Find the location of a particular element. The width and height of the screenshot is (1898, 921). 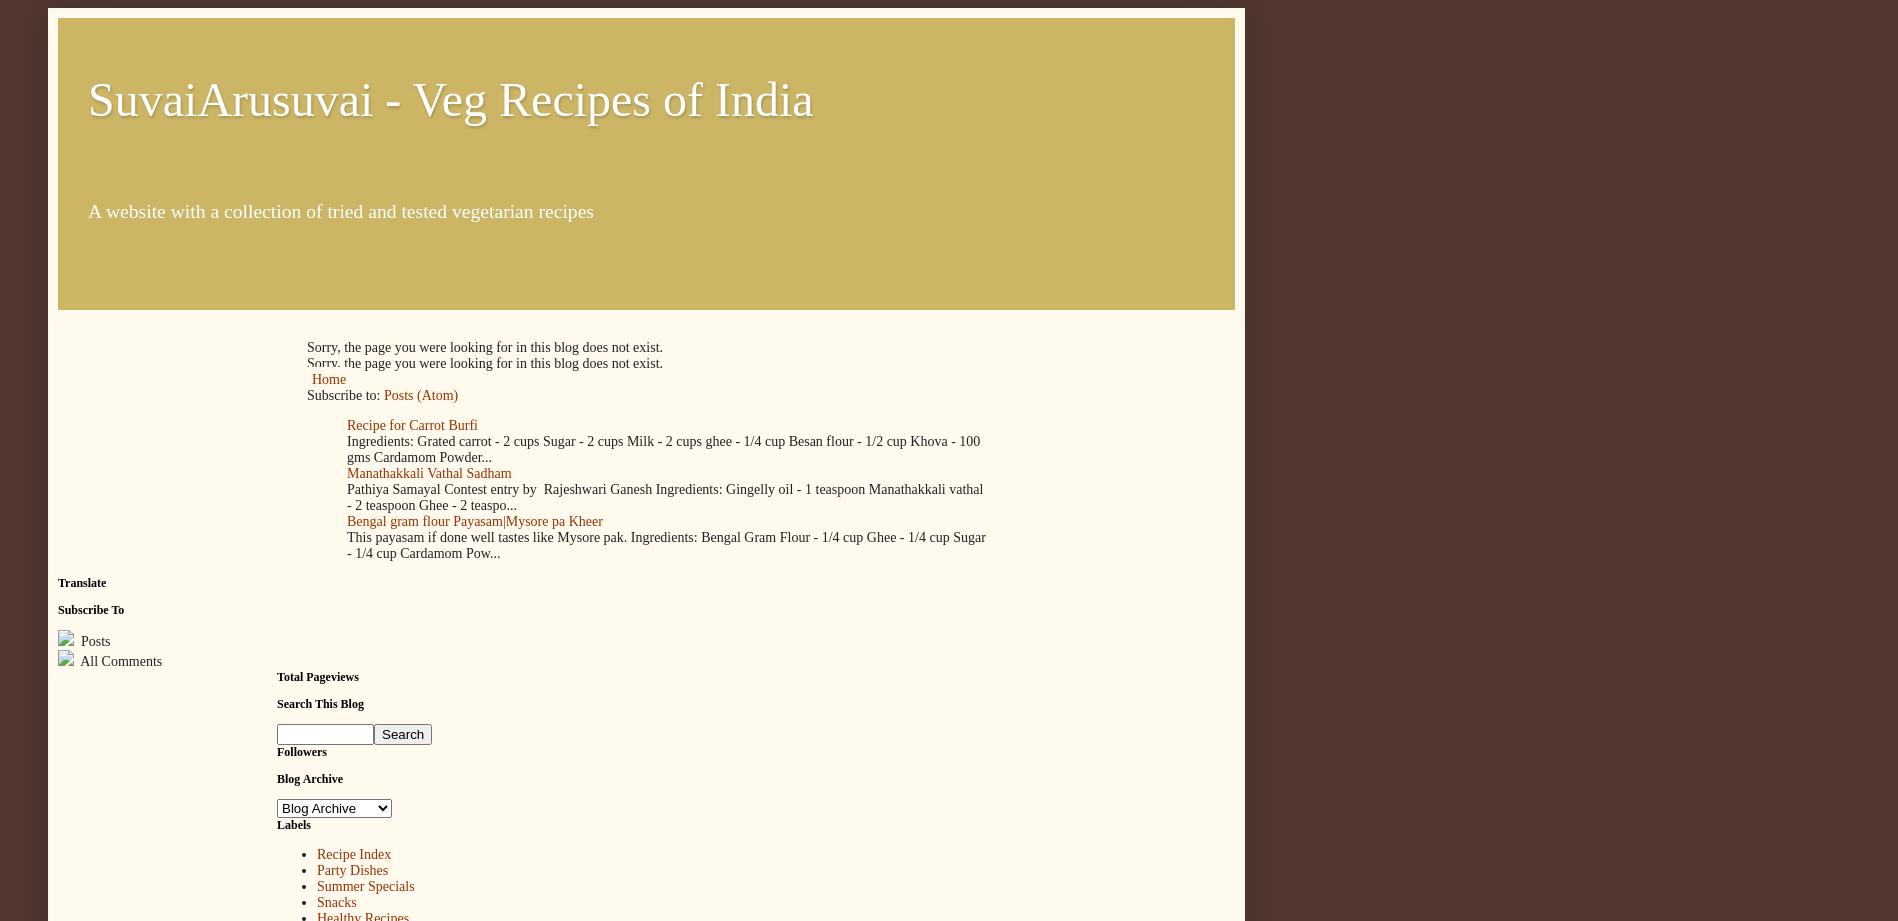

'This payasam if done well tastes like Mysore pak.   Ingredients:  Bengal Gram Flour - 1/4 cup  Ghee - 1/4 cup  Sugar - 1/4 cup  Cardamom Pow...' is located at coordinates (666, 544).